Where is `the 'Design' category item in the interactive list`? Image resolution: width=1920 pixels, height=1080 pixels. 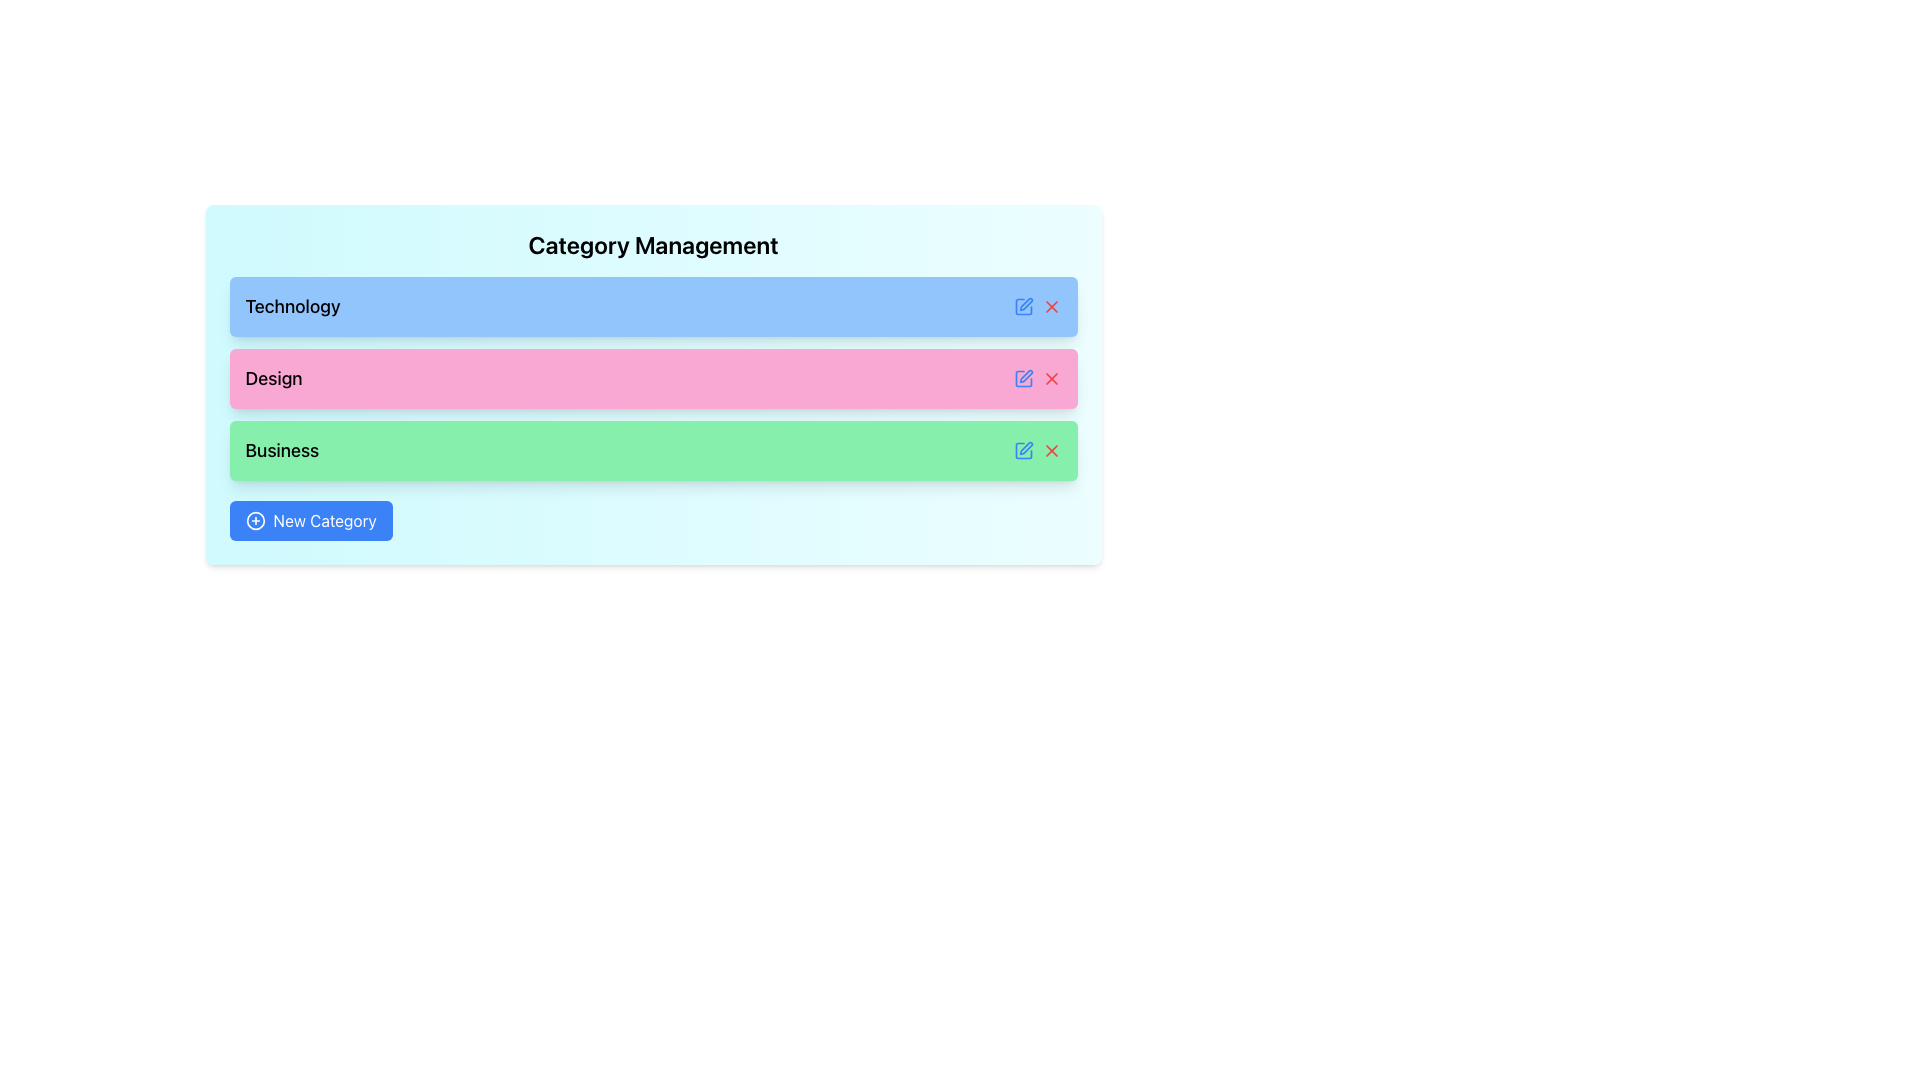 the 'Design' category item in the interactive list is located at coordinates (653, 385).